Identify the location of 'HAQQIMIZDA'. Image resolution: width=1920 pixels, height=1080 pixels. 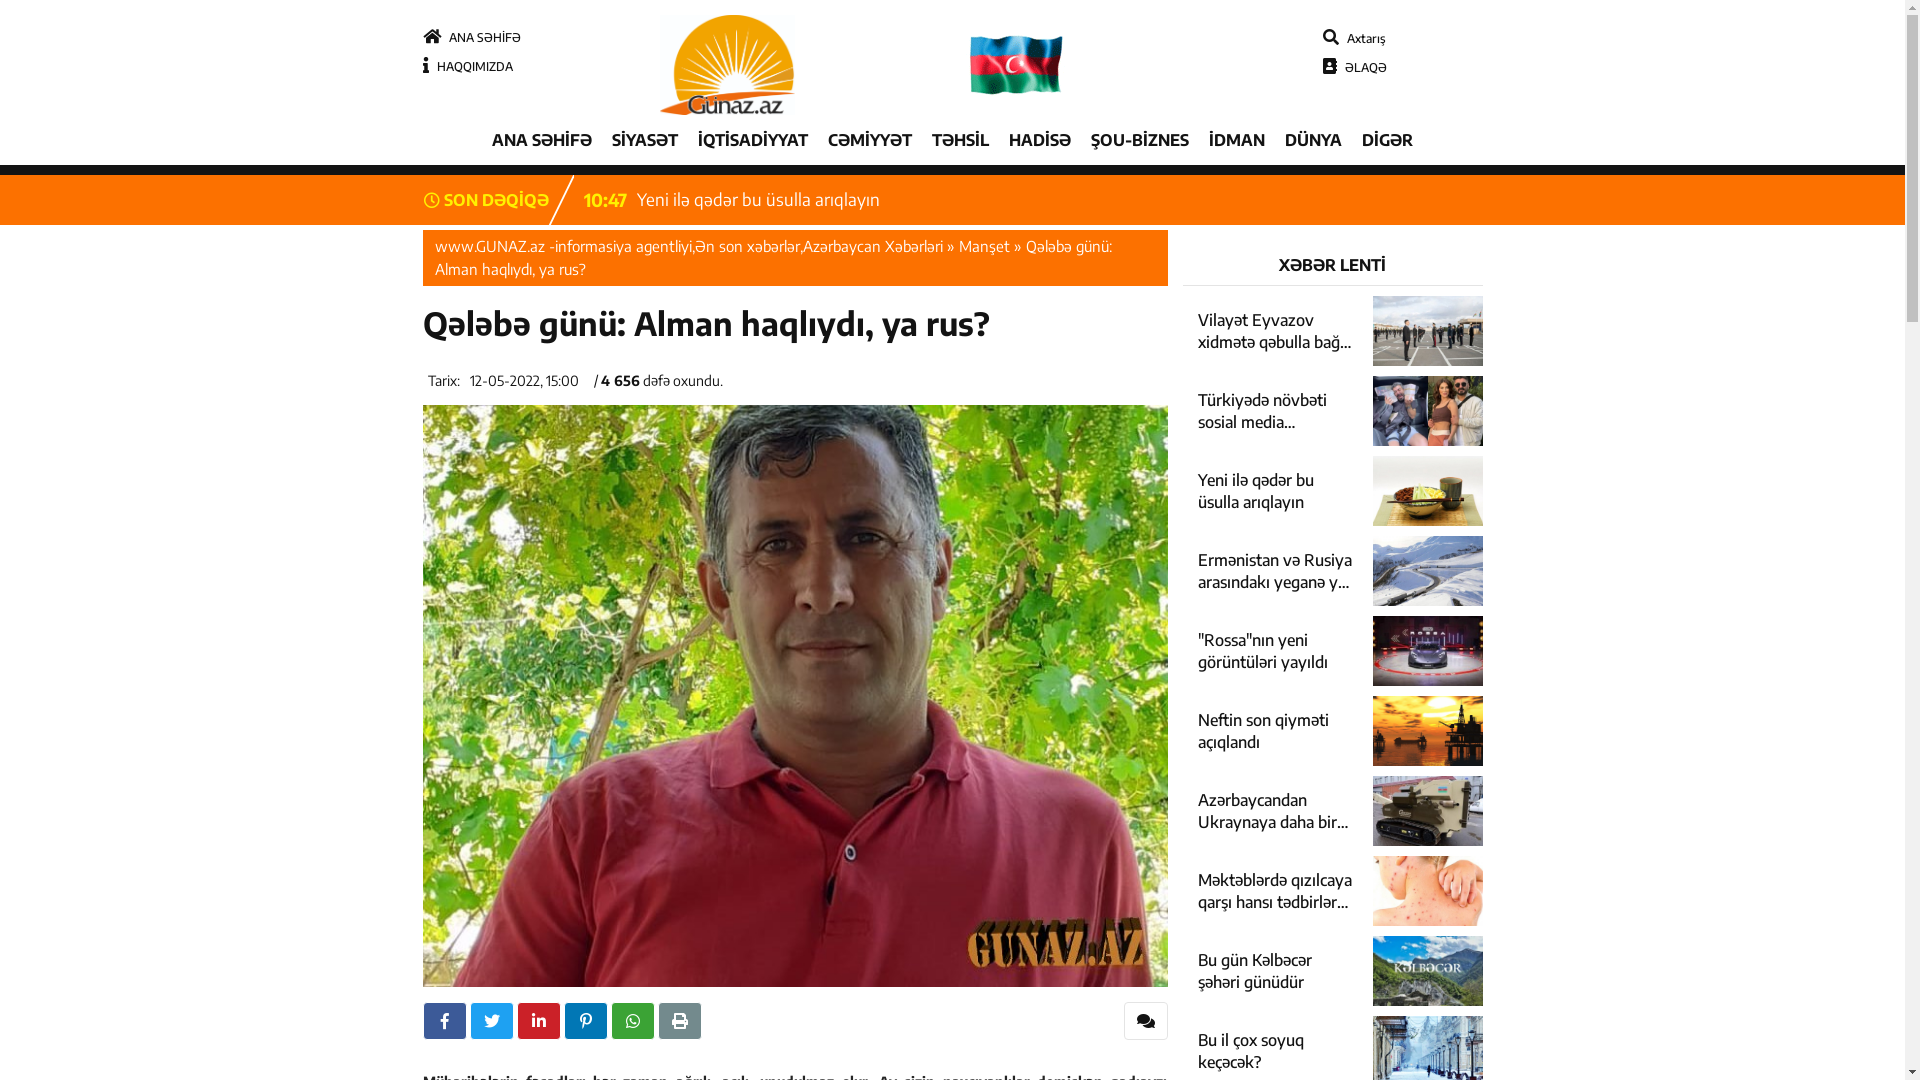
(465, 65).